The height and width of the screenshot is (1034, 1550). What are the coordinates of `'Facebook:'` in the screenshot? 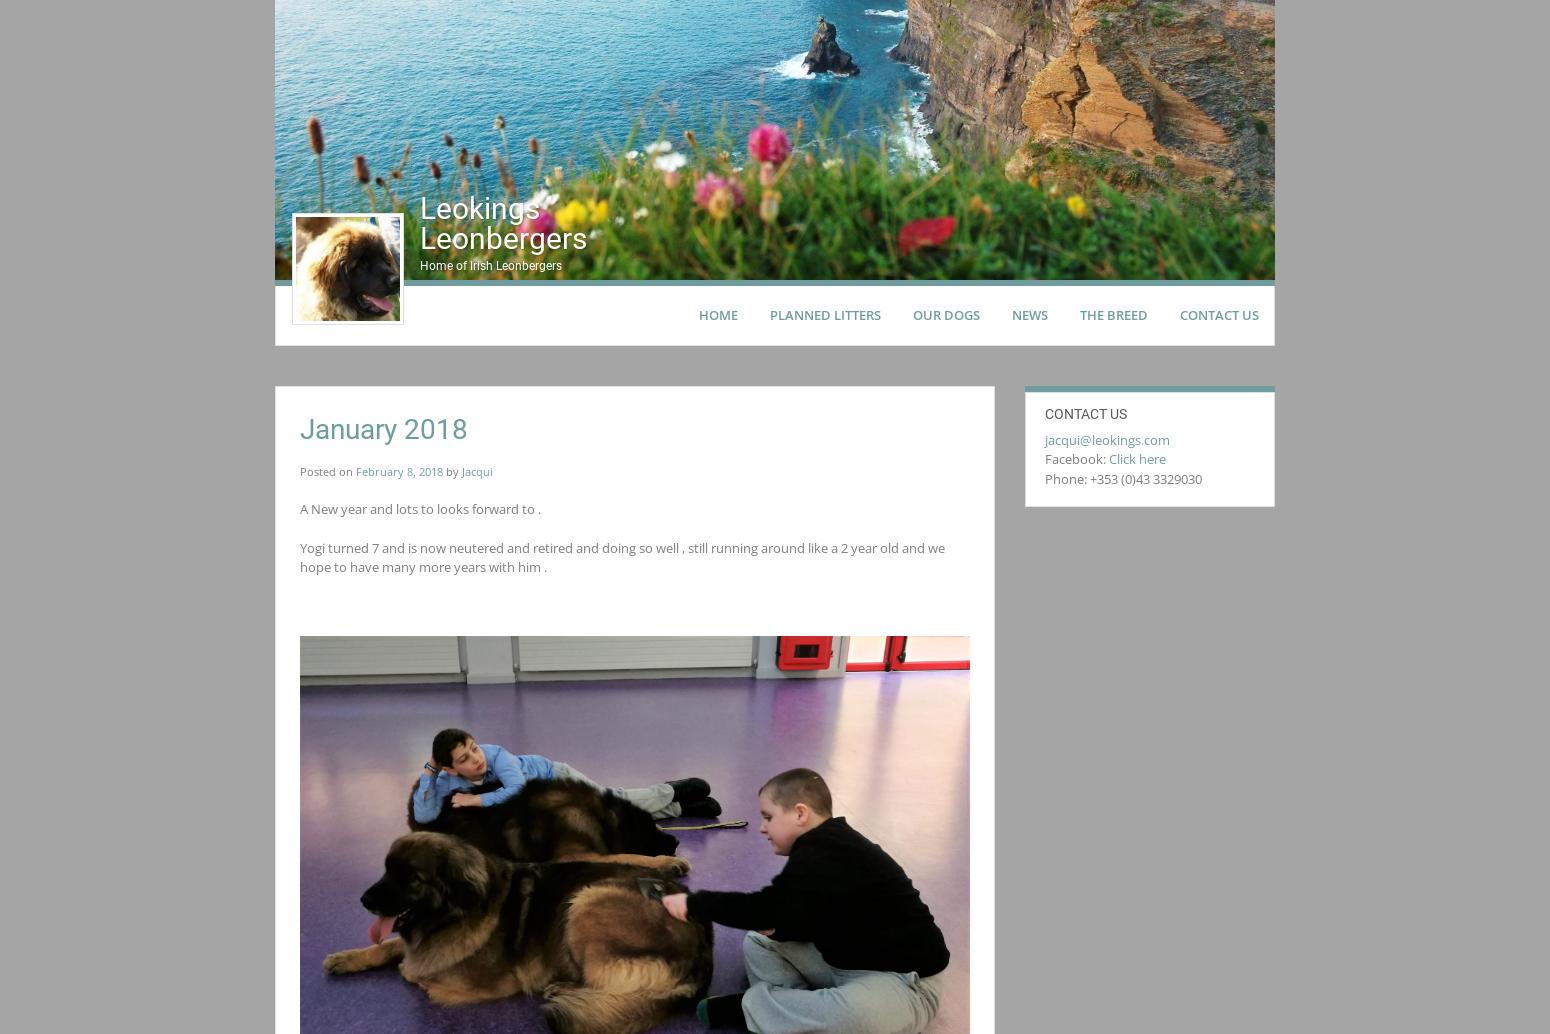 It's located at (1076, 457).